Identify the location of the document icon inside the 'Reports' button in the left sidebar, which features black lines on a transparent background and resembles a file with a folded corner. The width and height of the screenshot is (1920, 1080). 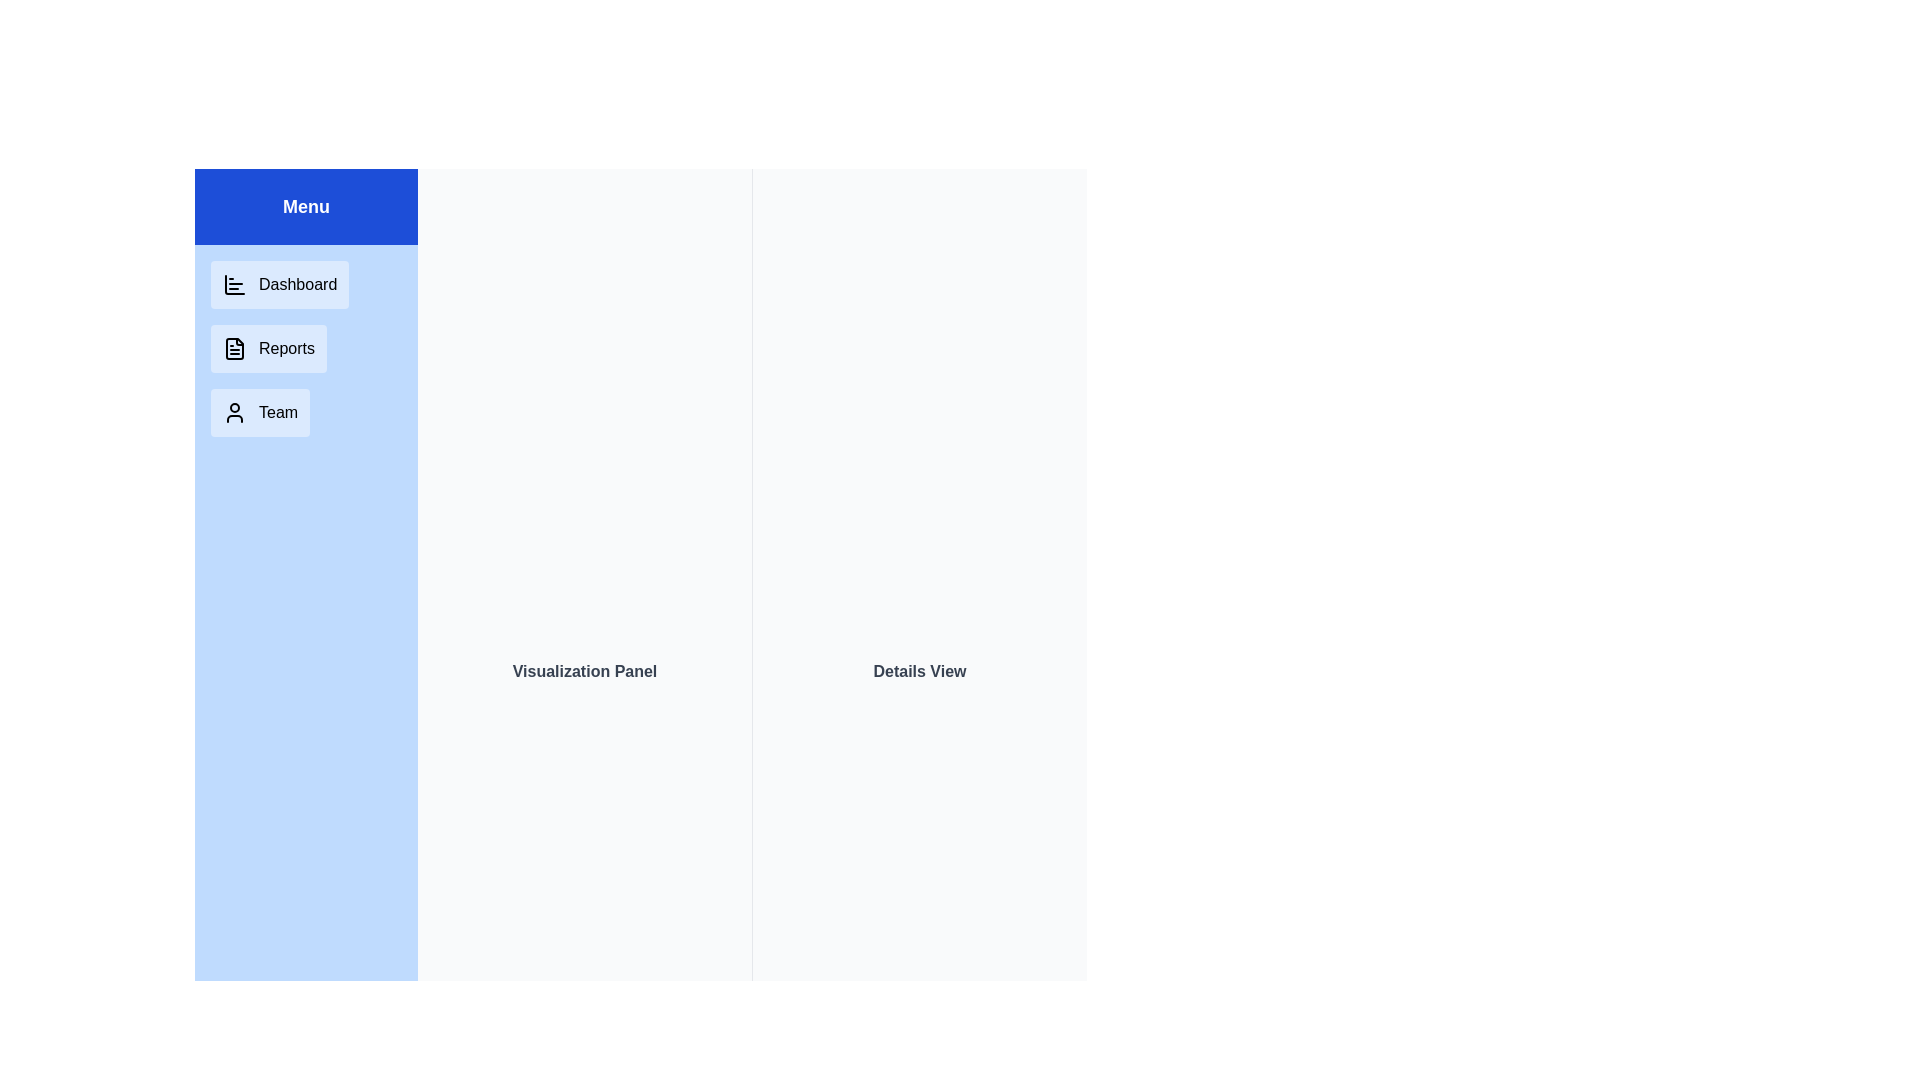
(235, 347).